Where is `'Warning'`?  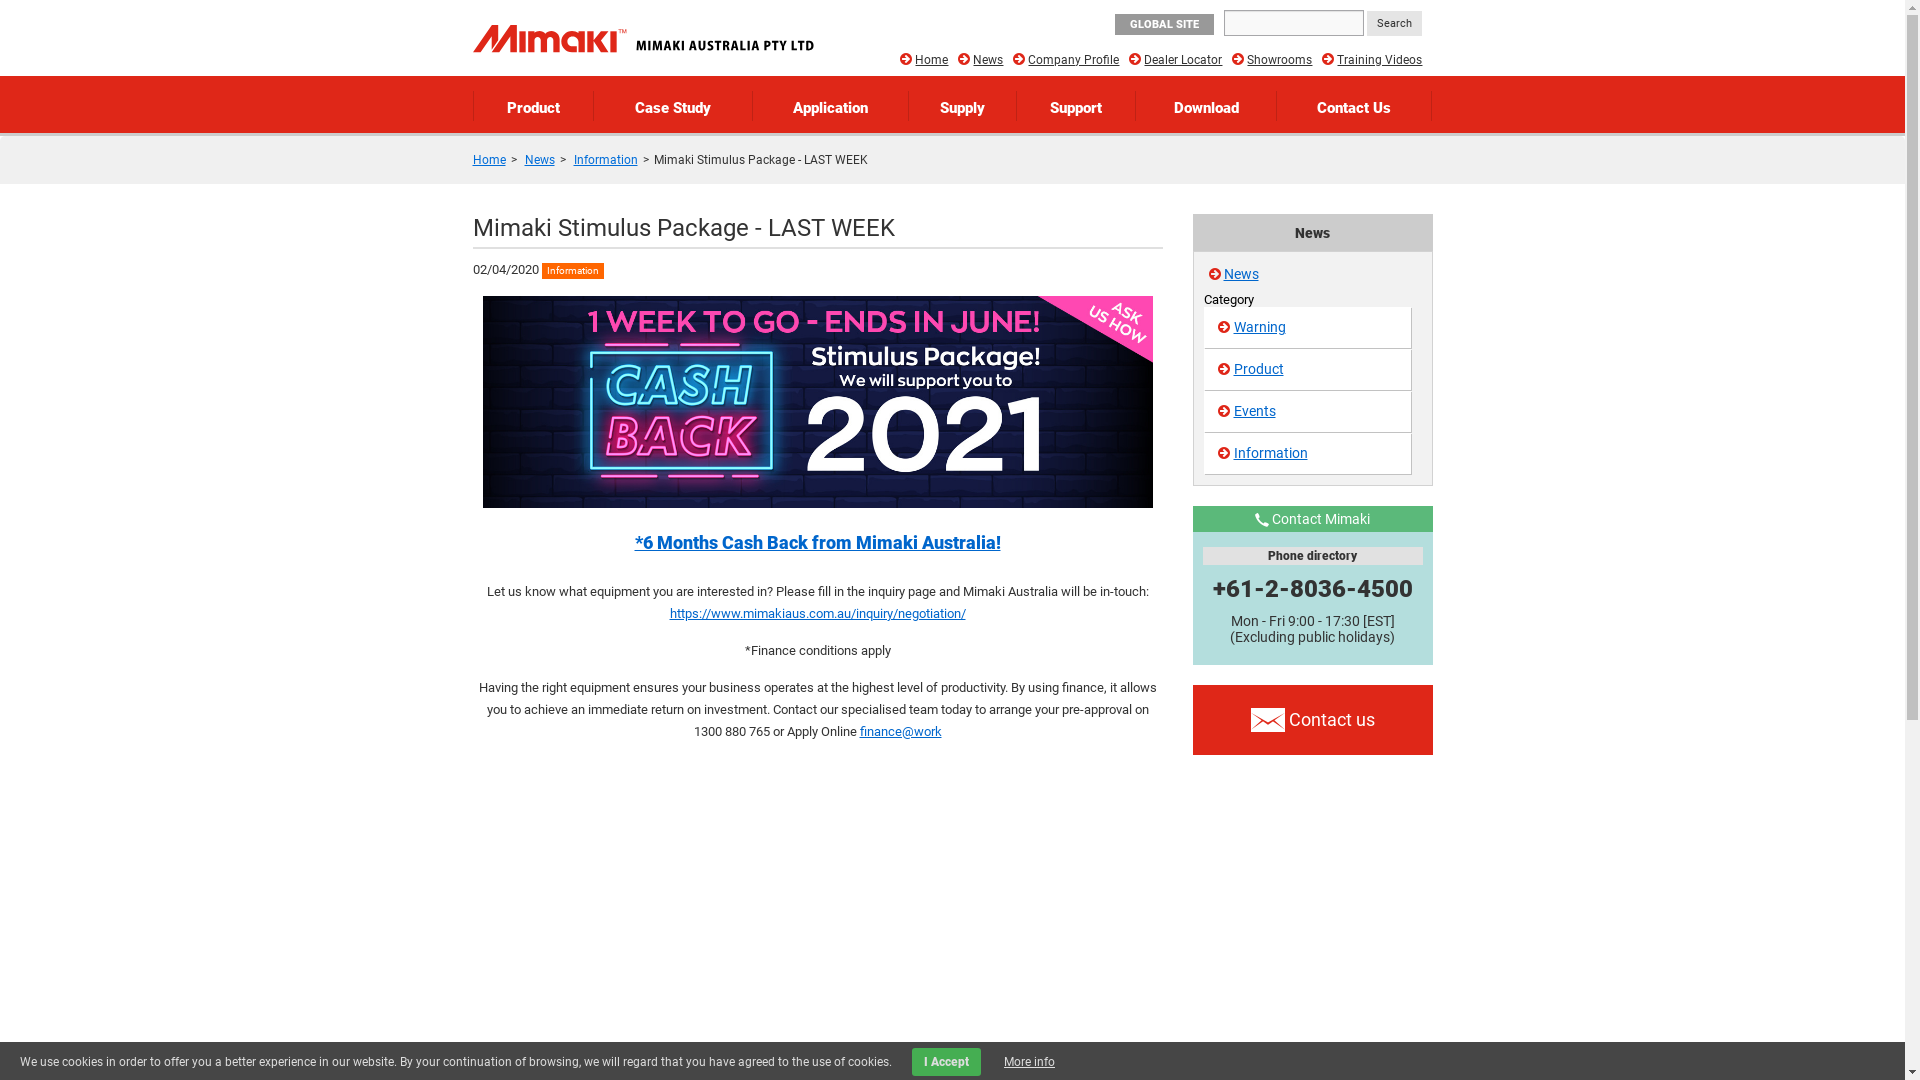
'Warning' is located at coordinates (1203, 326).